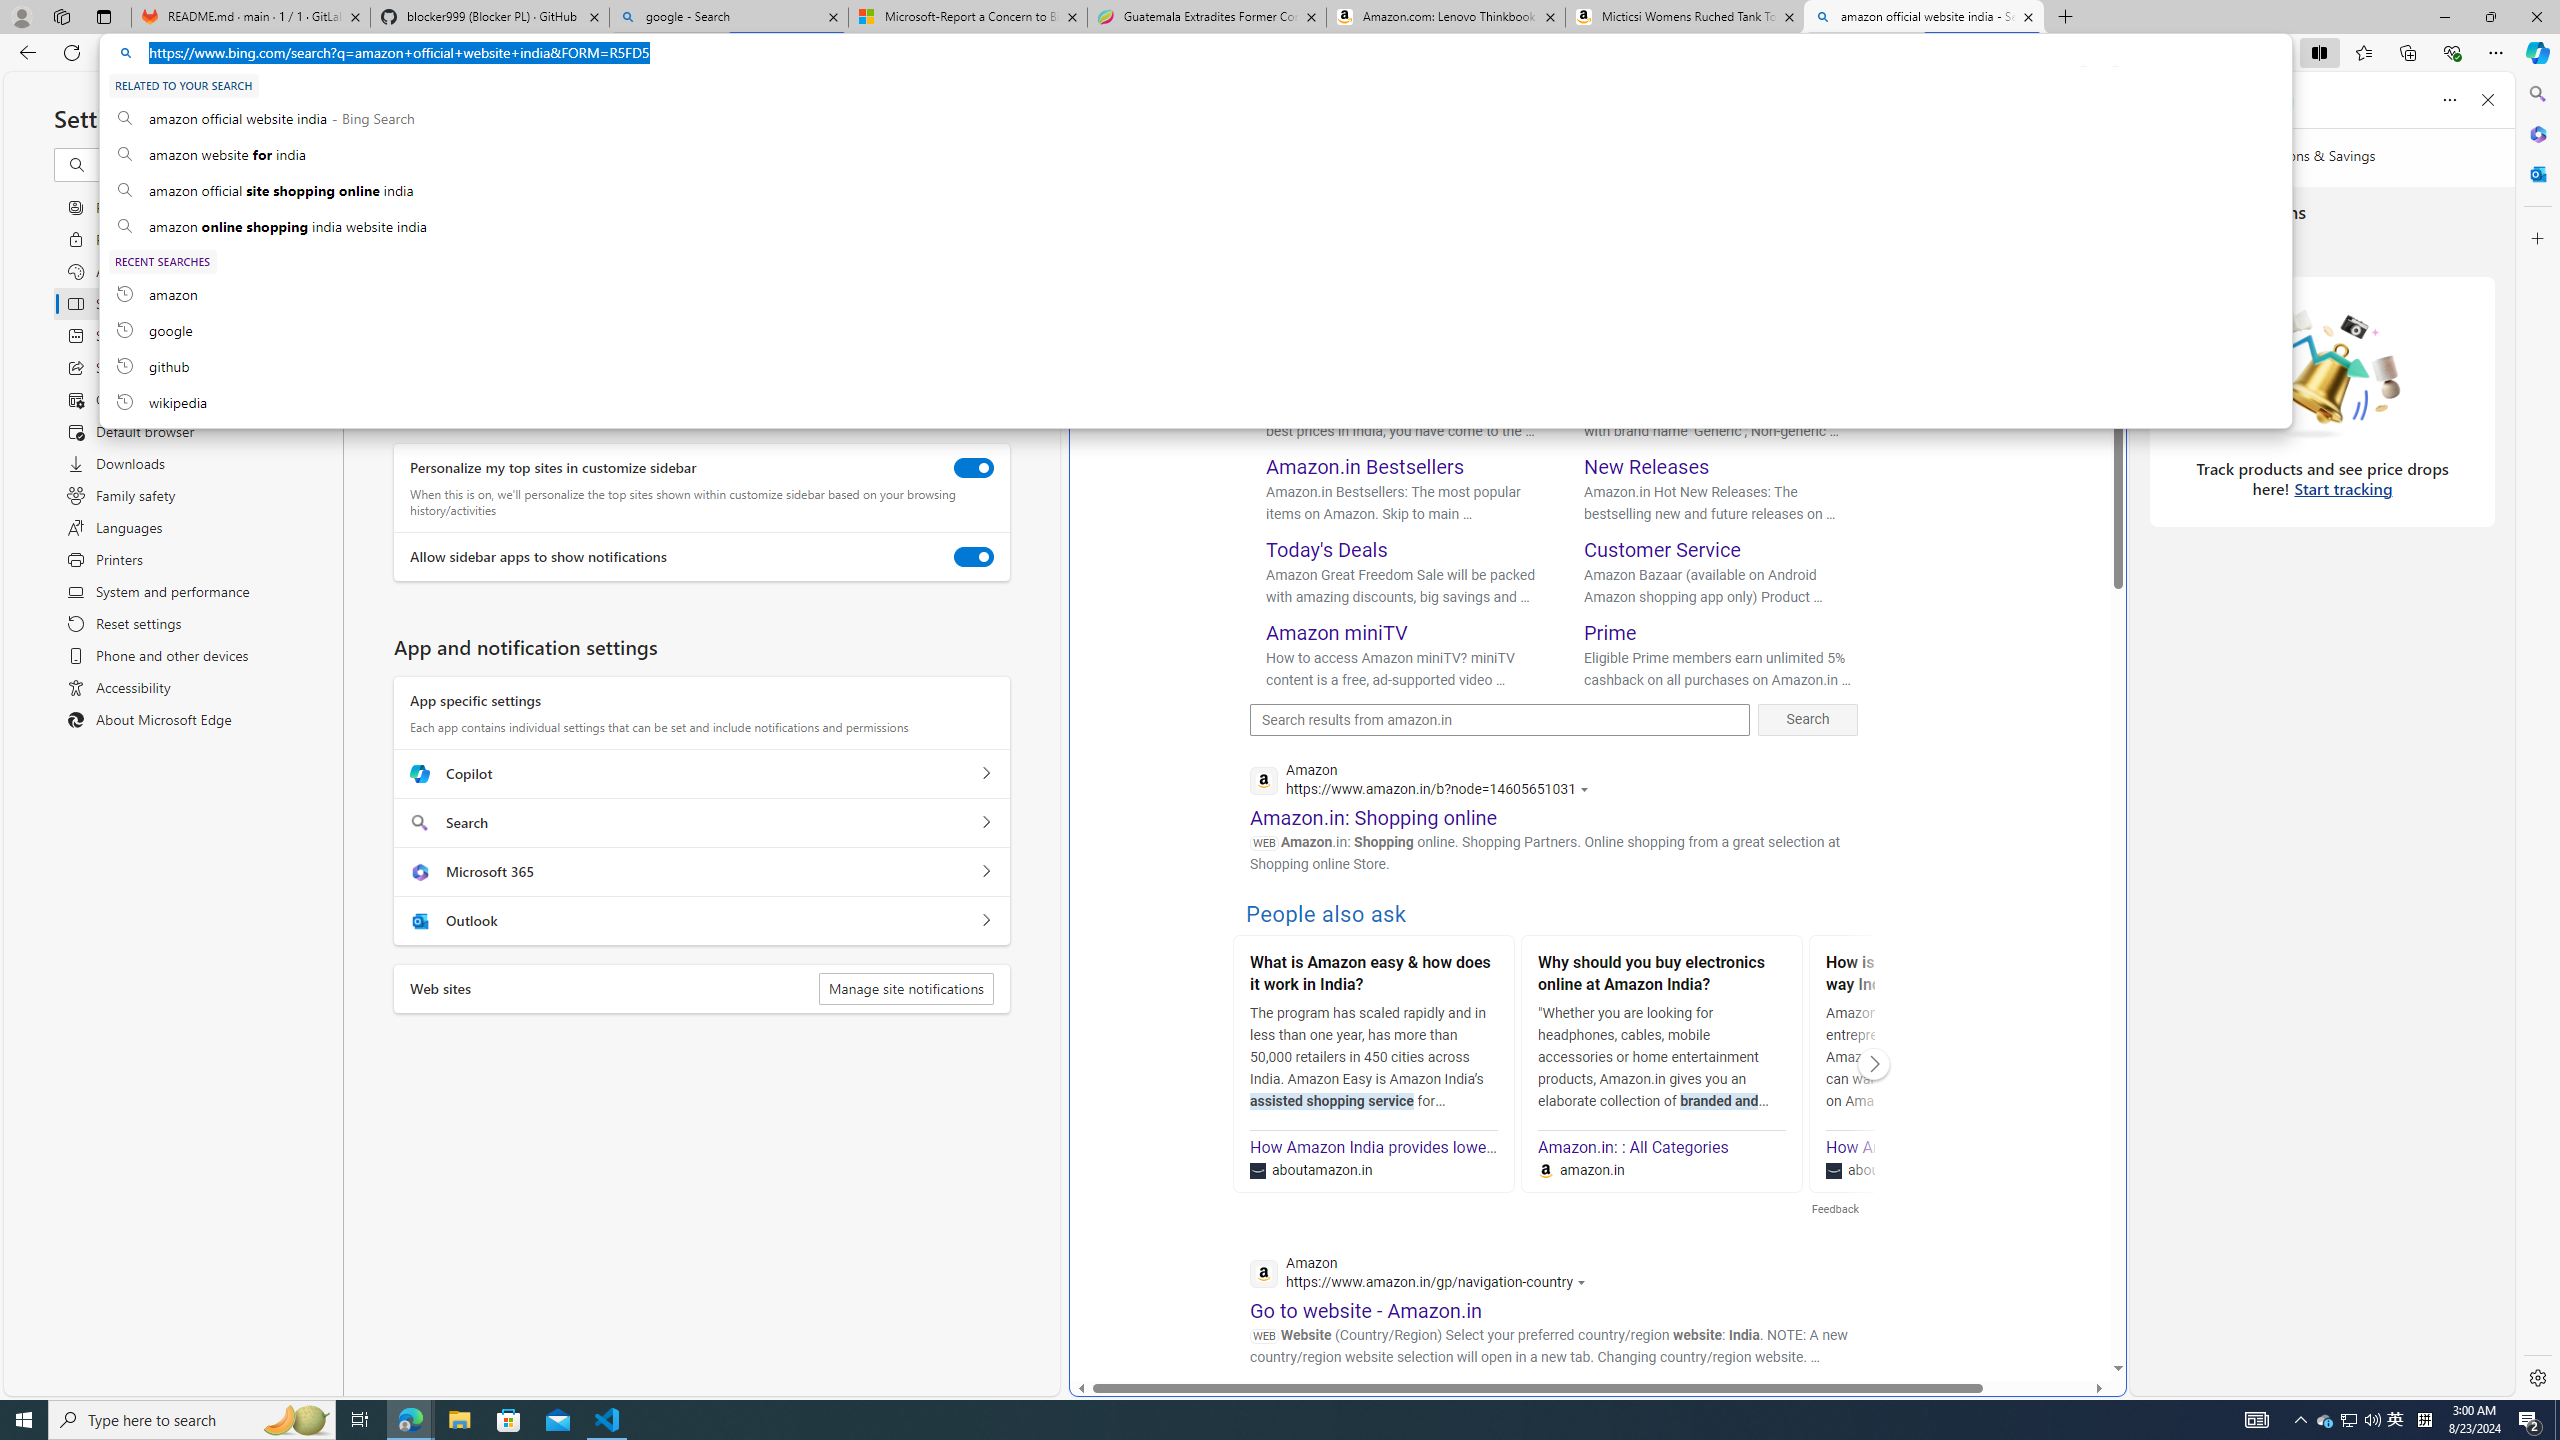 Image resolution: width=2560 pixels, height=1440 pixels. Describe the element at coordinates (1662, 549) in the screenshot. I see `'Customer Service'` at that location.